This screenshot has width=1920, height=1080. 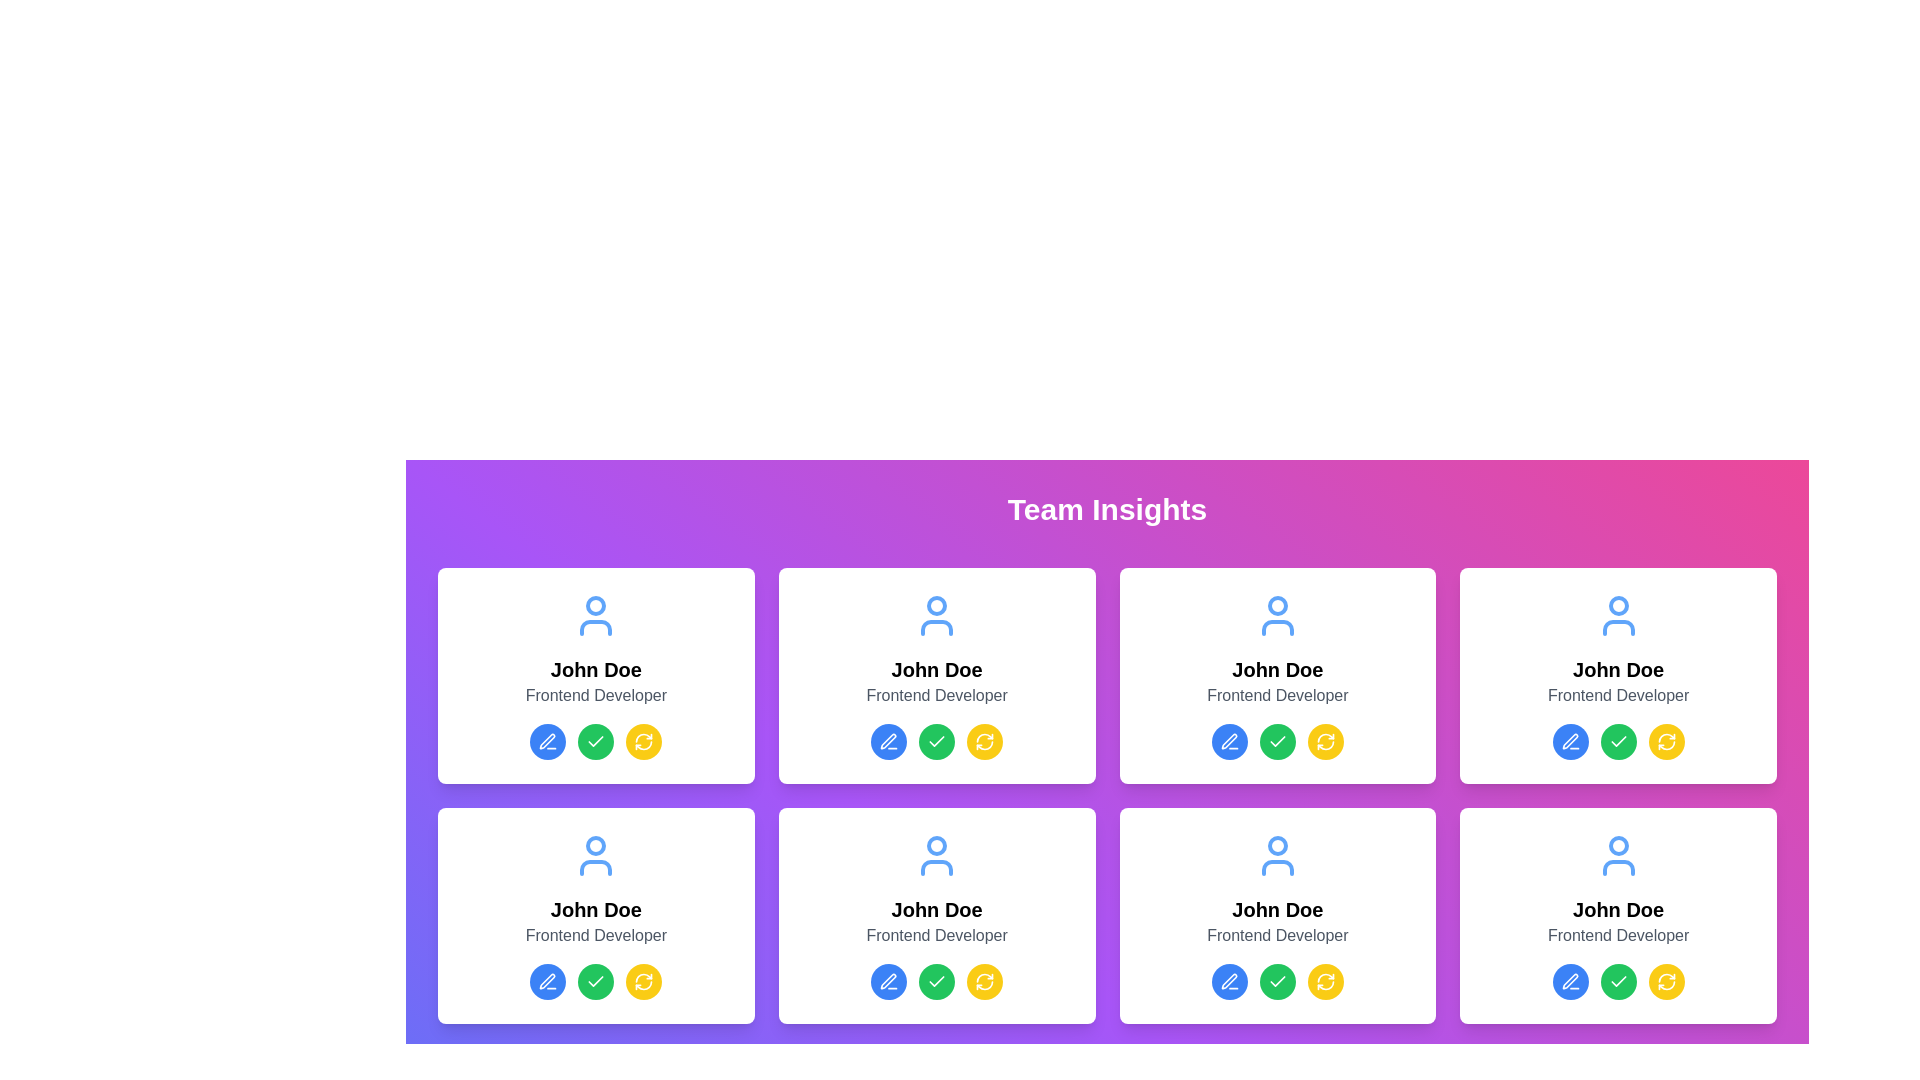 I want to click on the user profile icon located at the top center of the second card in the second row of the grid layout, so click(x=936, y=855).